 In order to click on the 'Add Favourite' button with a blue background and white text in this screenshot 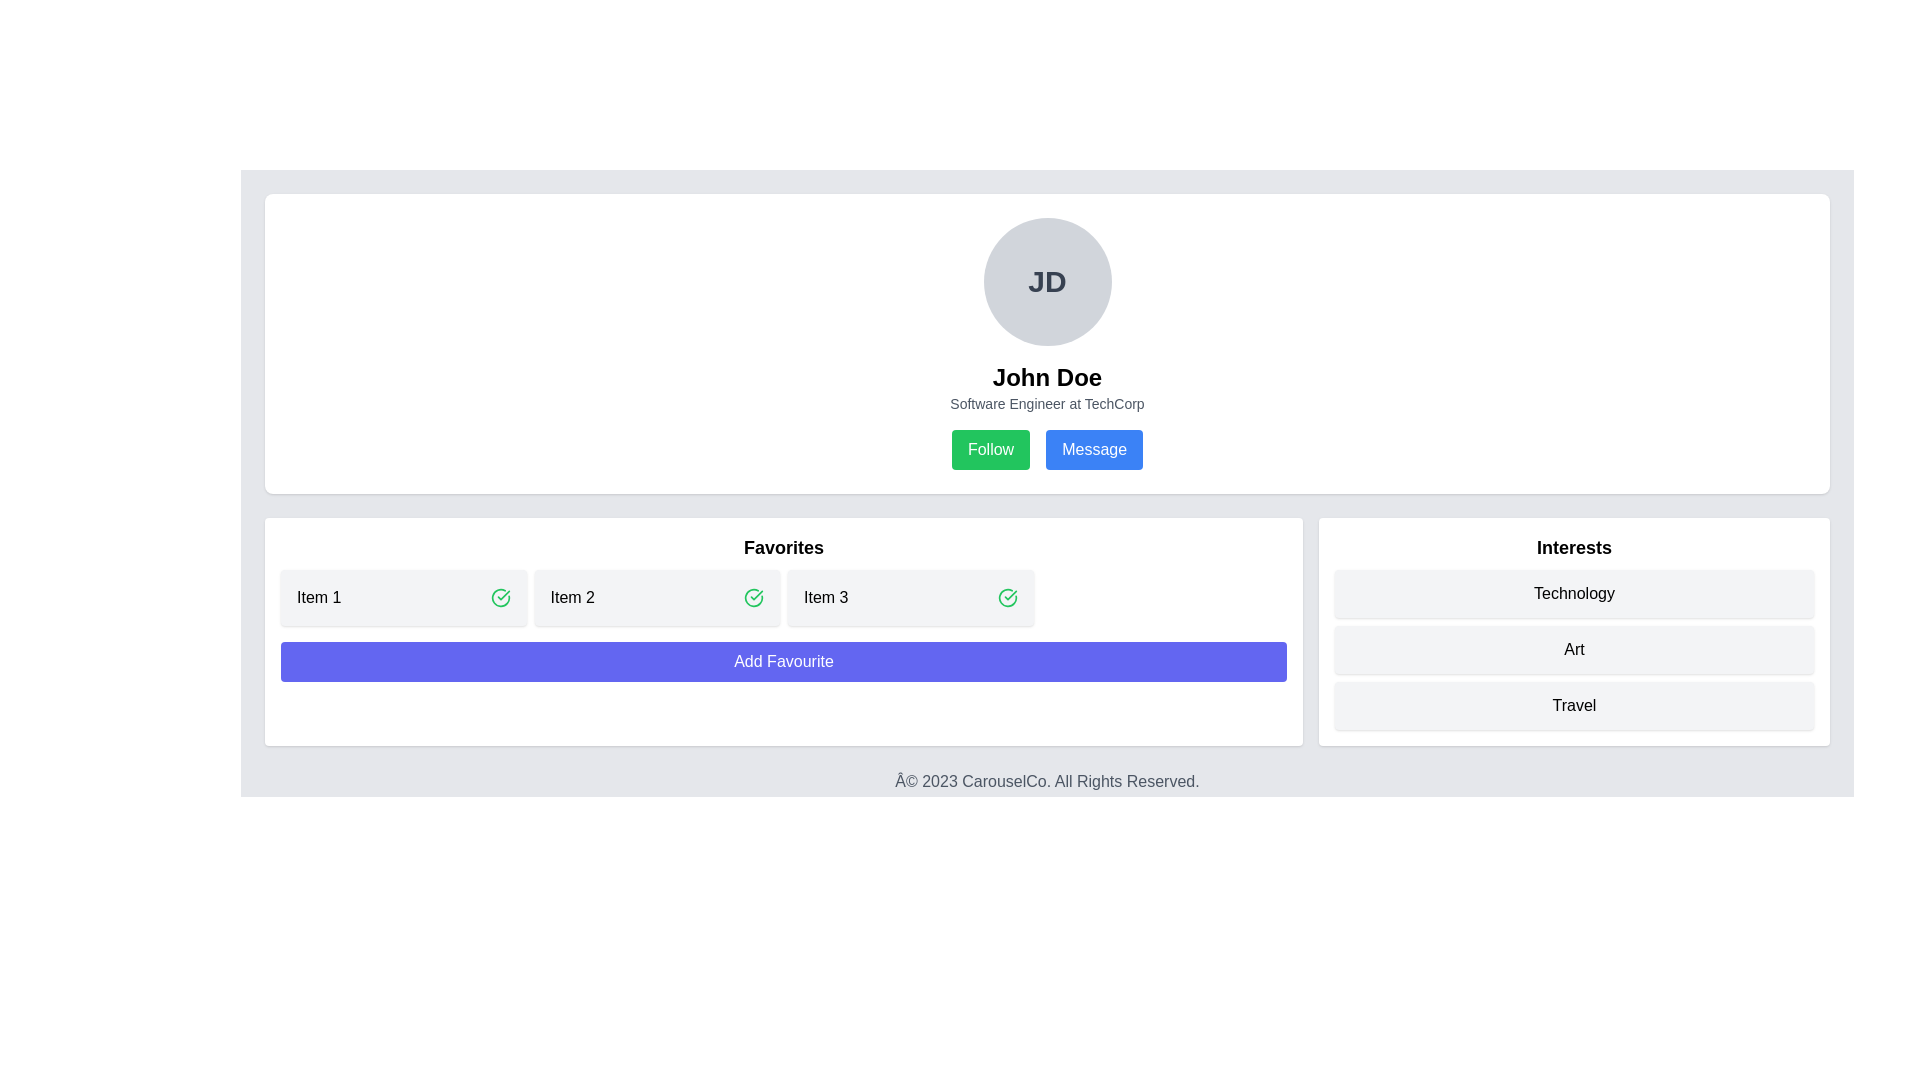, I will do `click(782, 662)`.